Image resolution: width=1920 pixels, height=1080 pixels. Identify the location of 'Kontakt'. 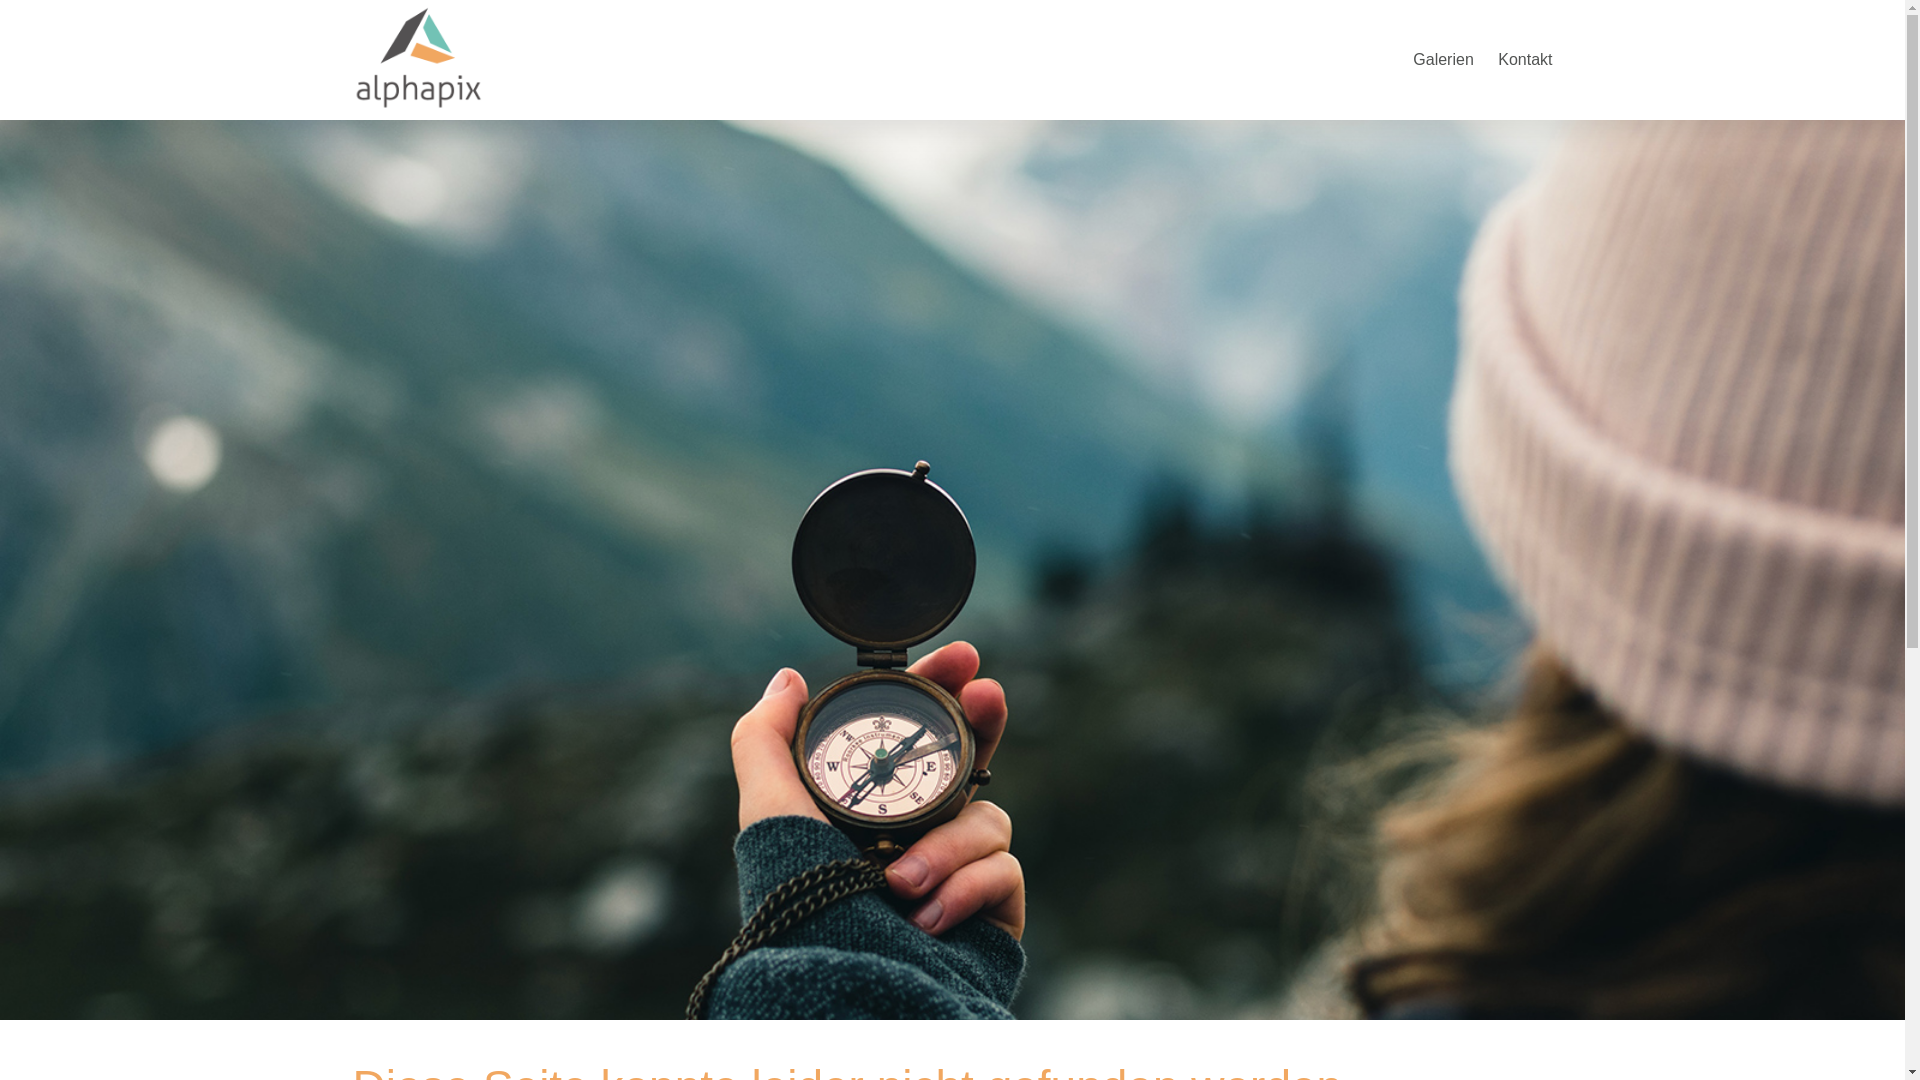
(1524, 58).